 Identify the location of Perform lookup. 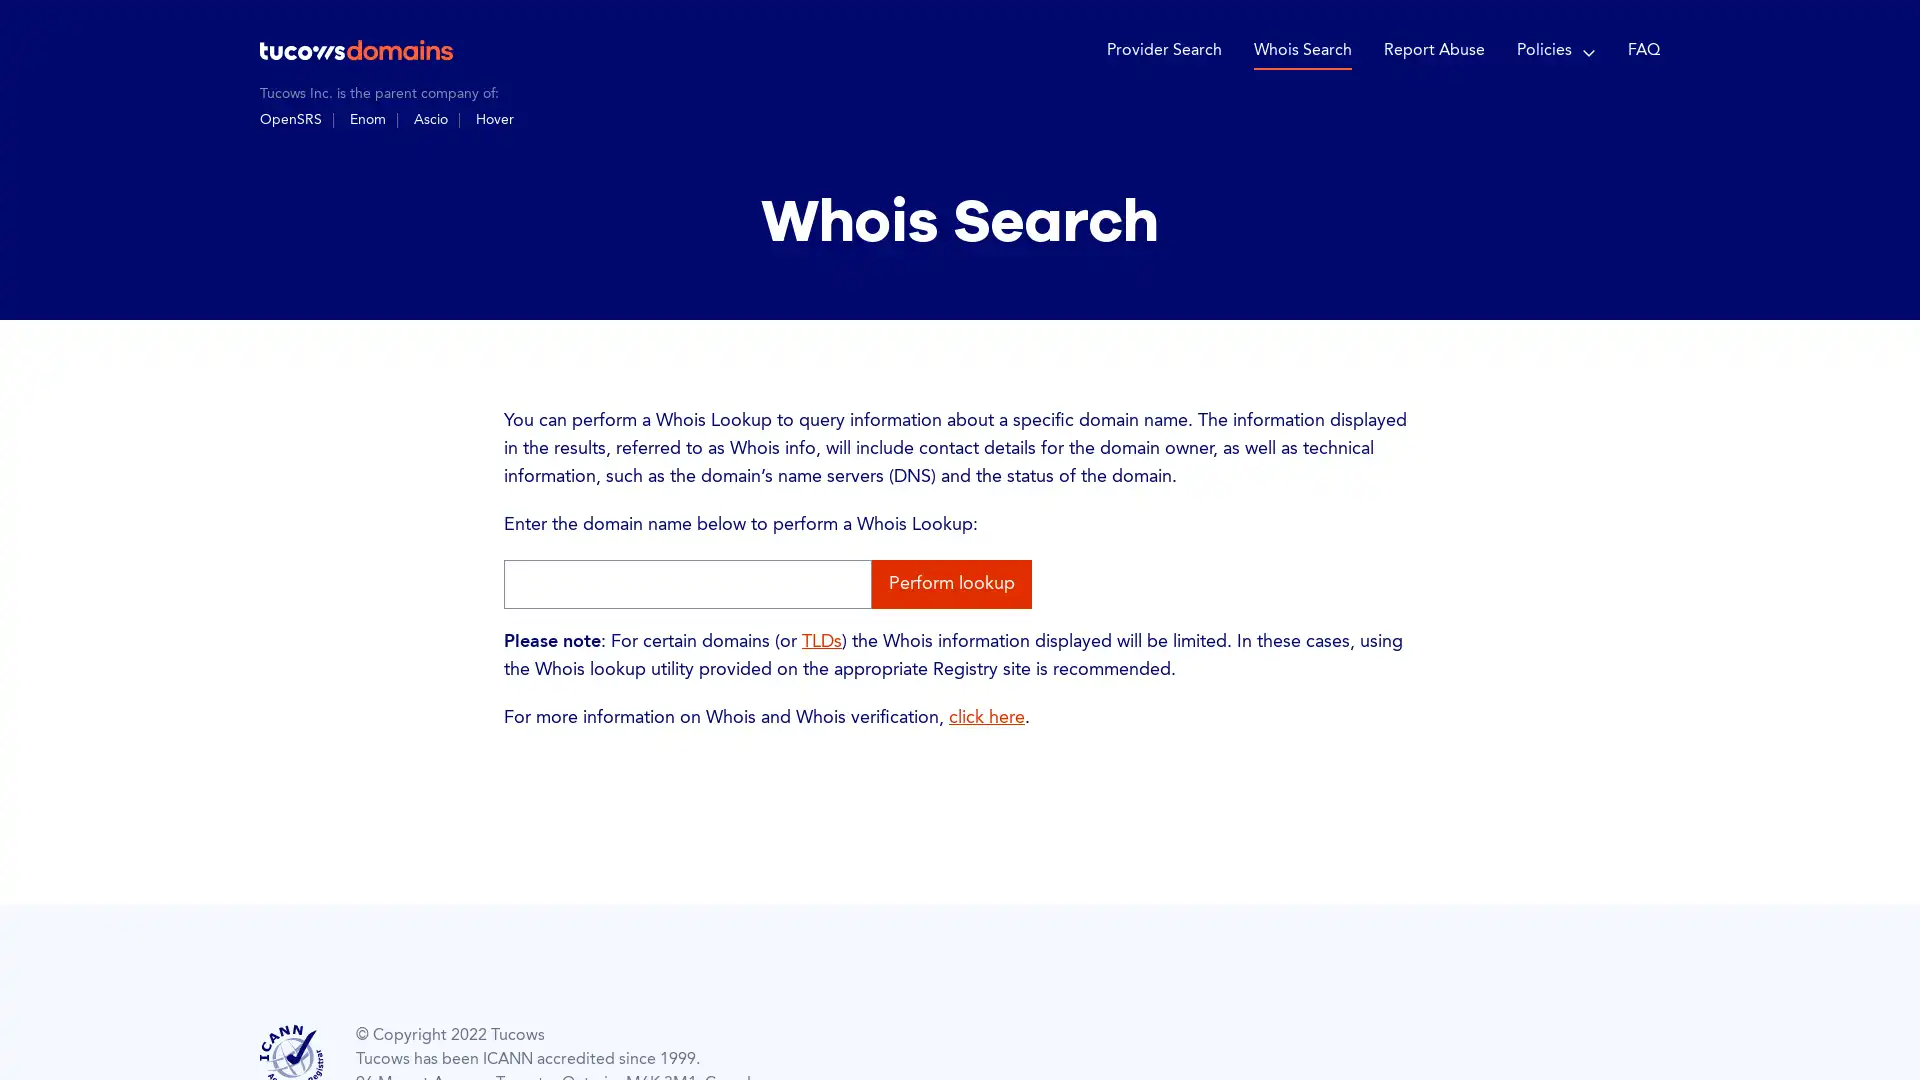
(950, 583).